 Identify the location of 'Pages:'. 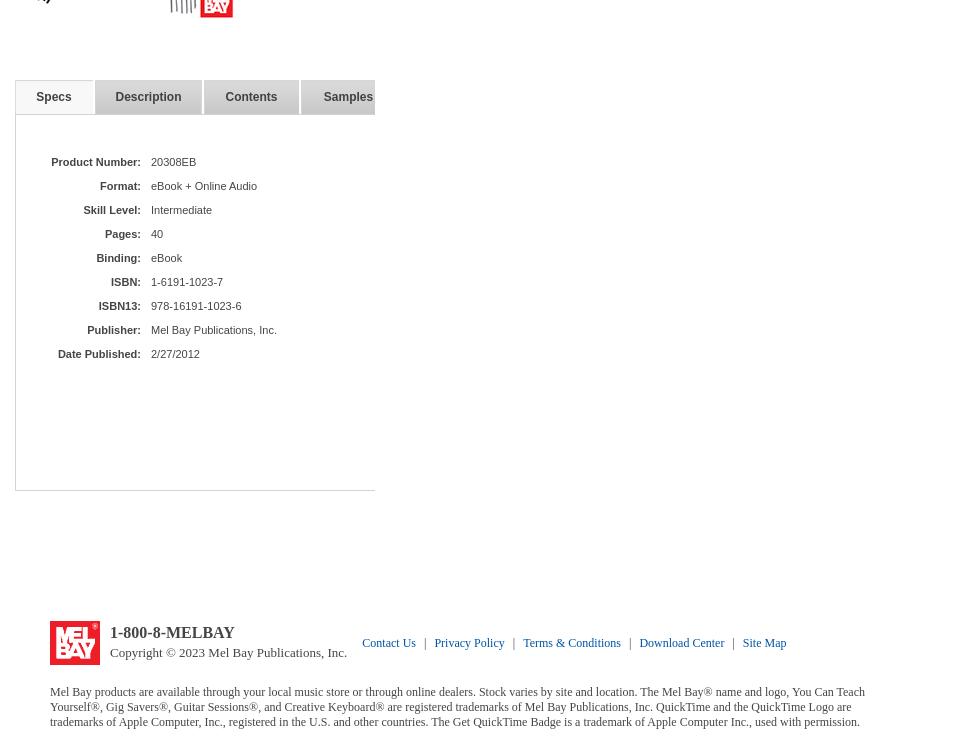
(121, 232).